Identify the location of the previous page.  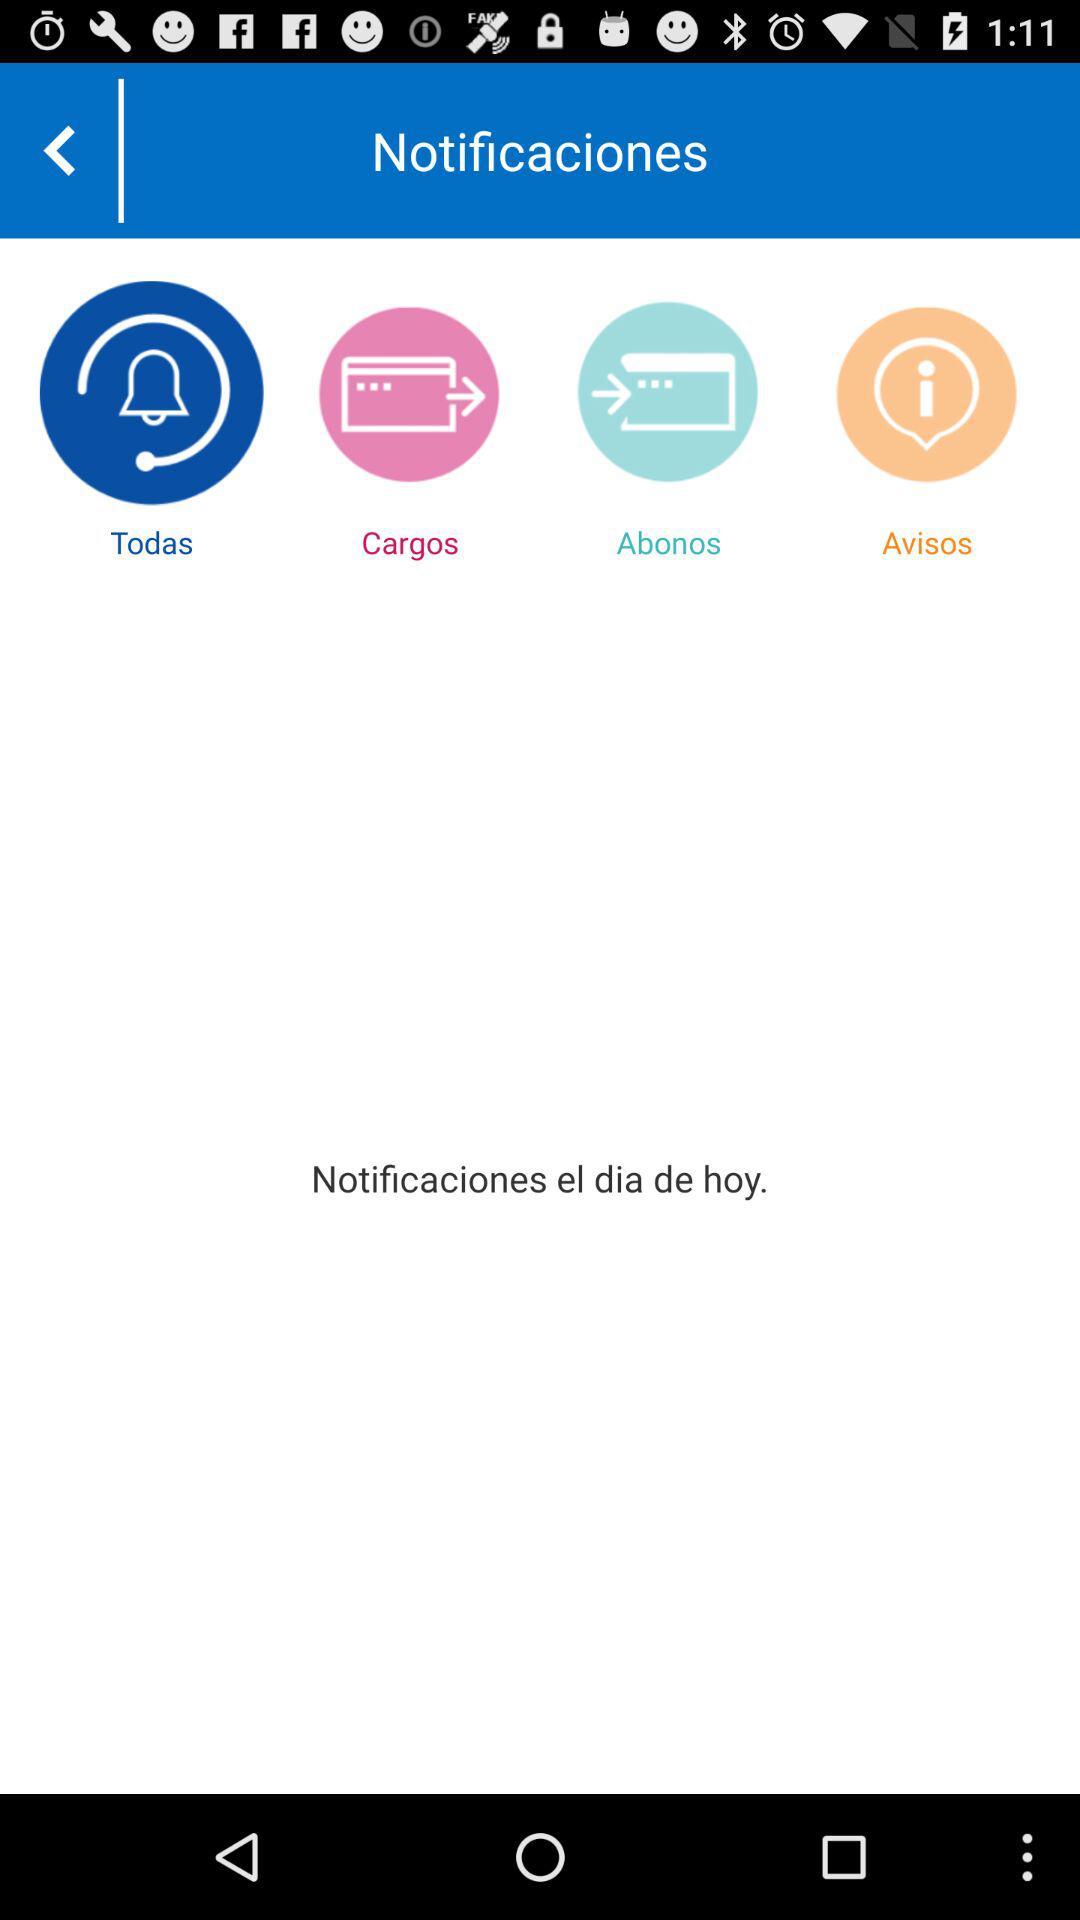
(58, 149).